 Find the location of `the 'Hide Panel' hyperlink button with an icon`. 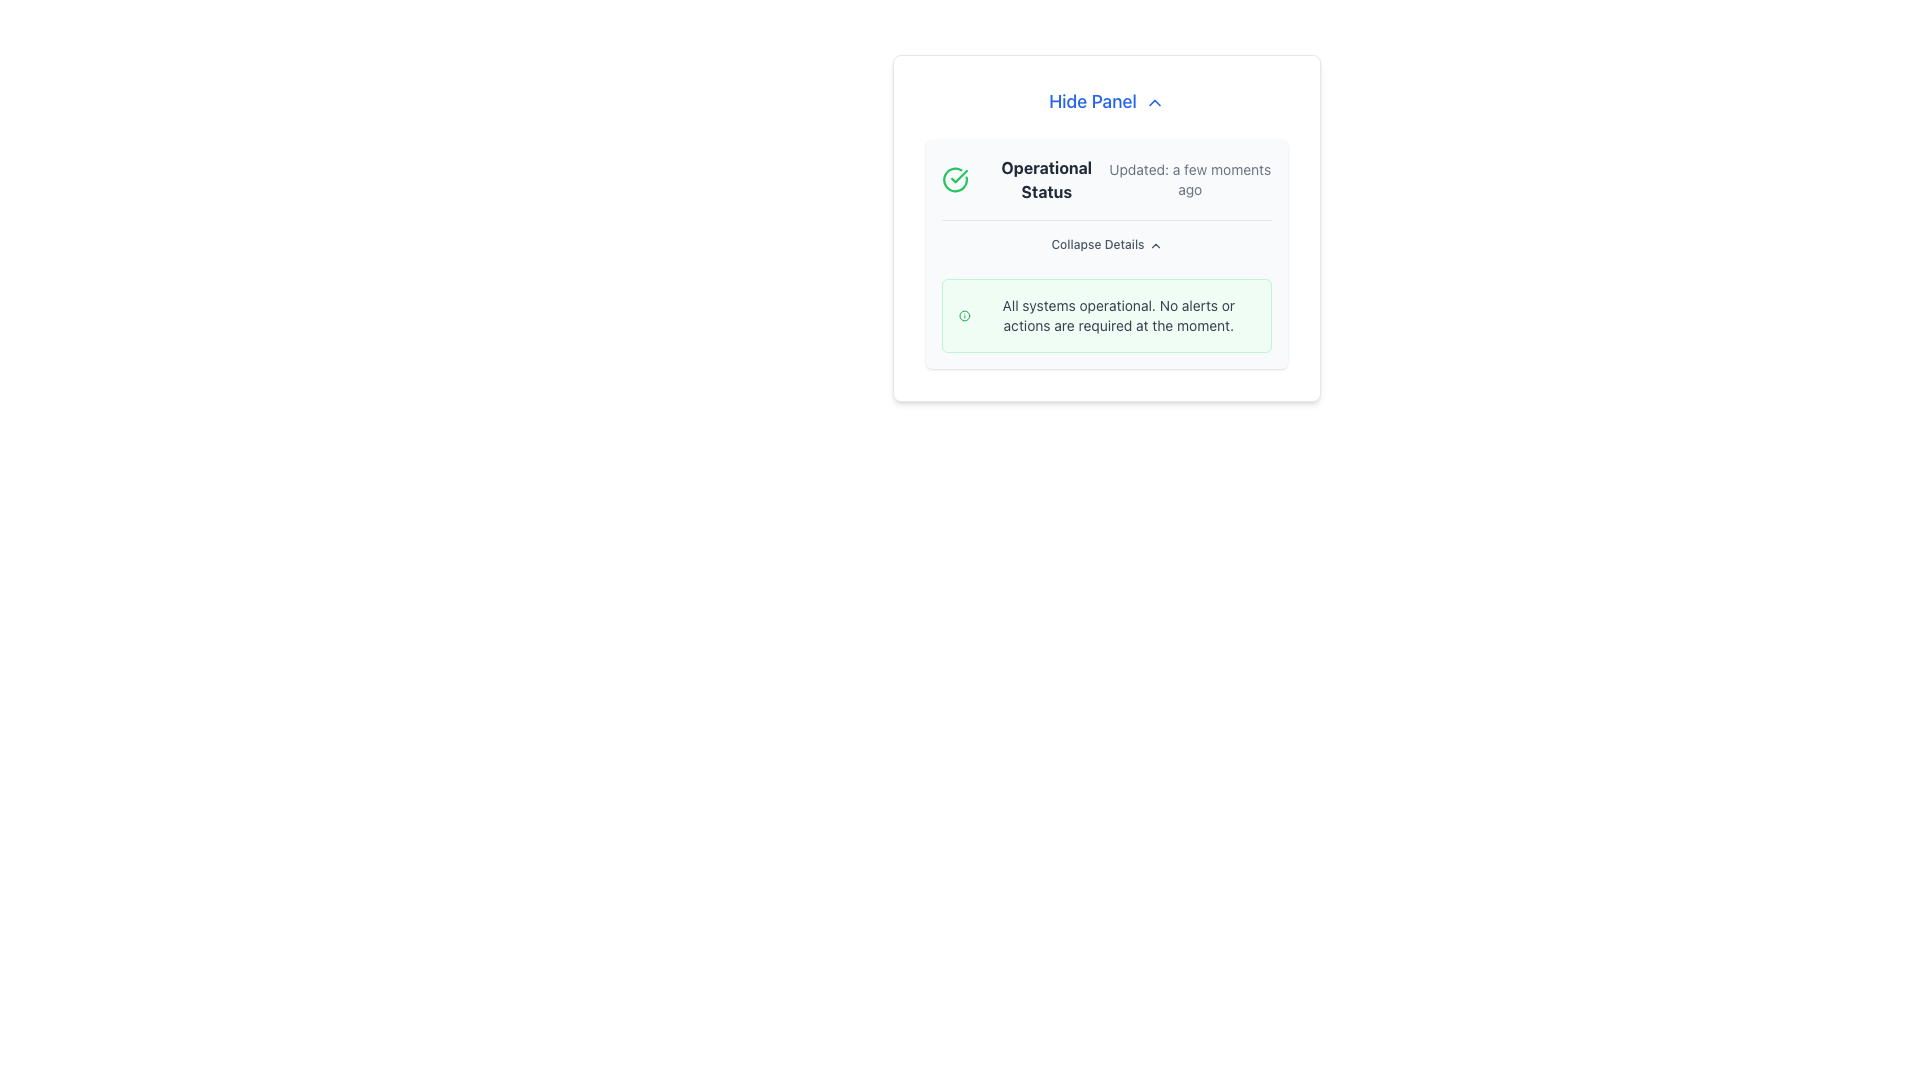

the 'Hide Panel' hyperlink button with an icon is located at coordinates (1106, 101).